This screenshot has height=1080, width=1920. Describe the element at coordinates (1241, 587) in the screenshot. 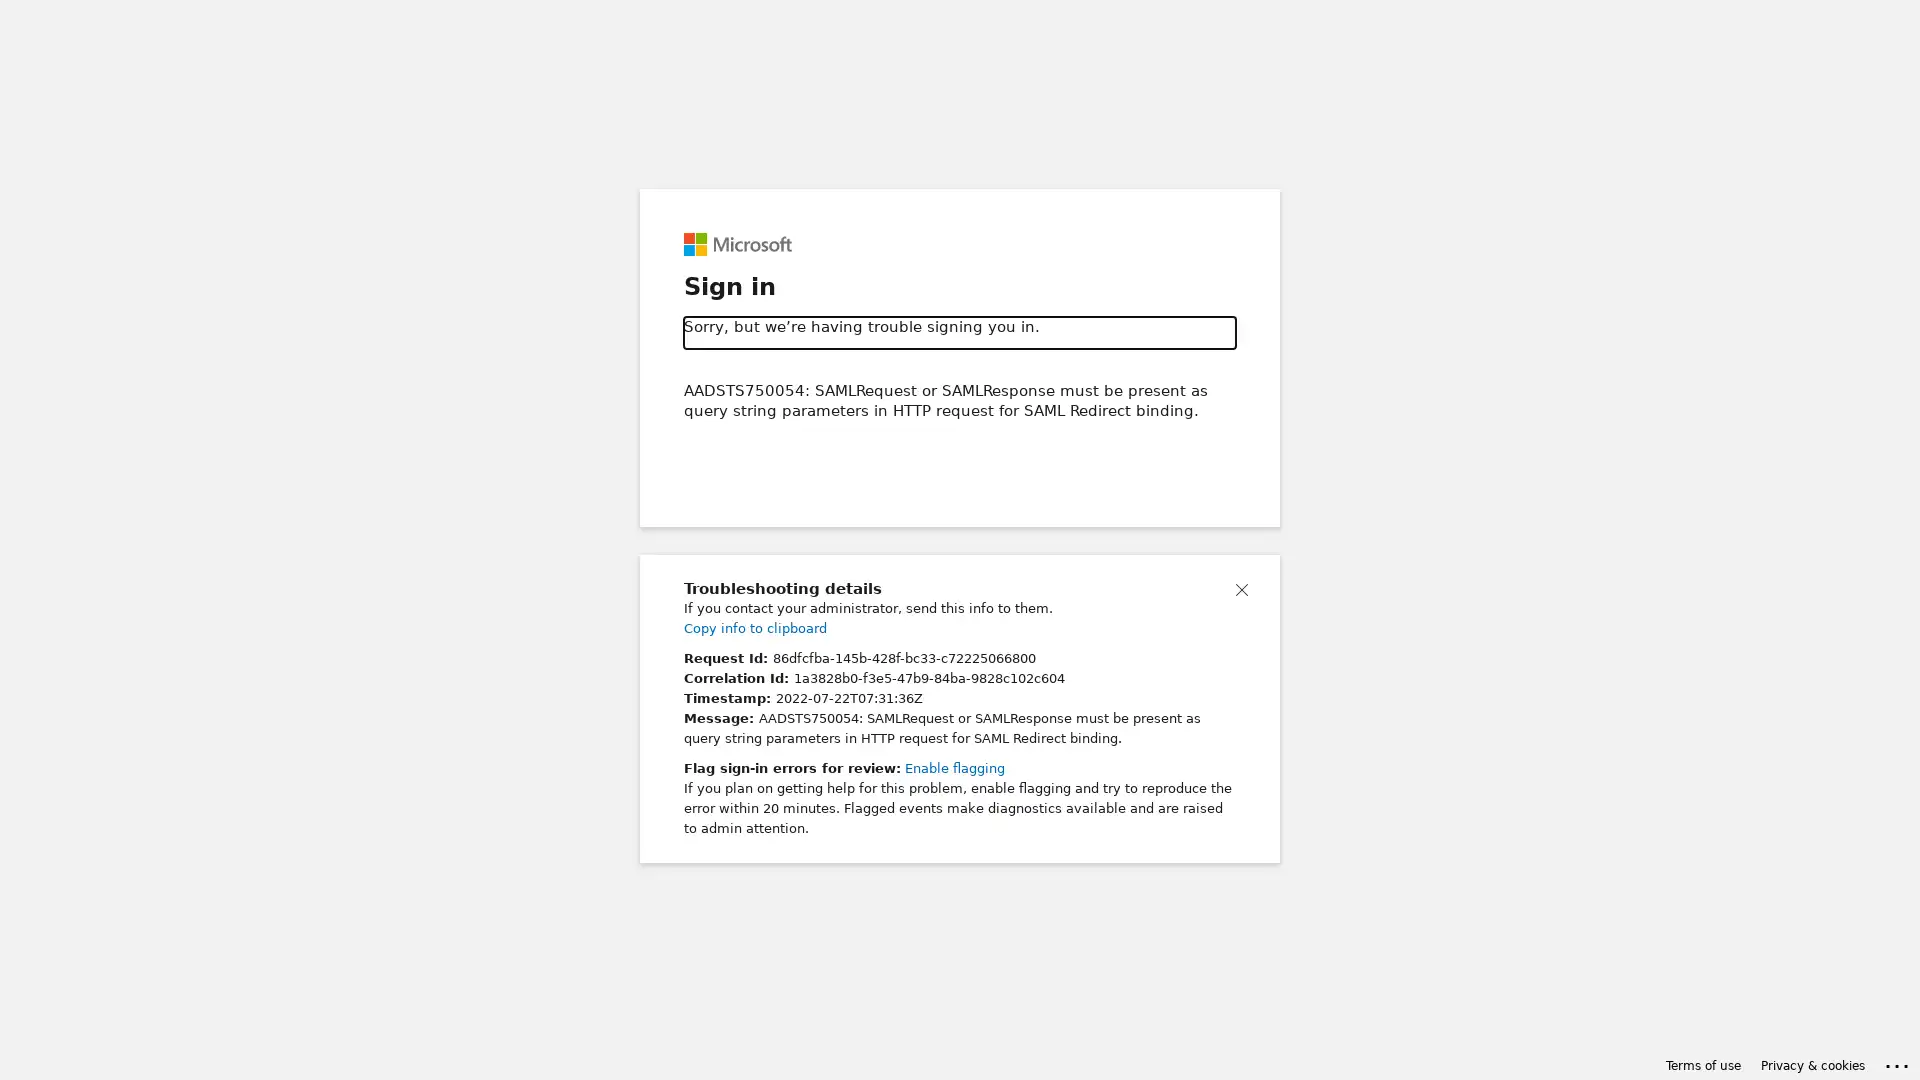

I see `Close troubleshooting details` at that location.